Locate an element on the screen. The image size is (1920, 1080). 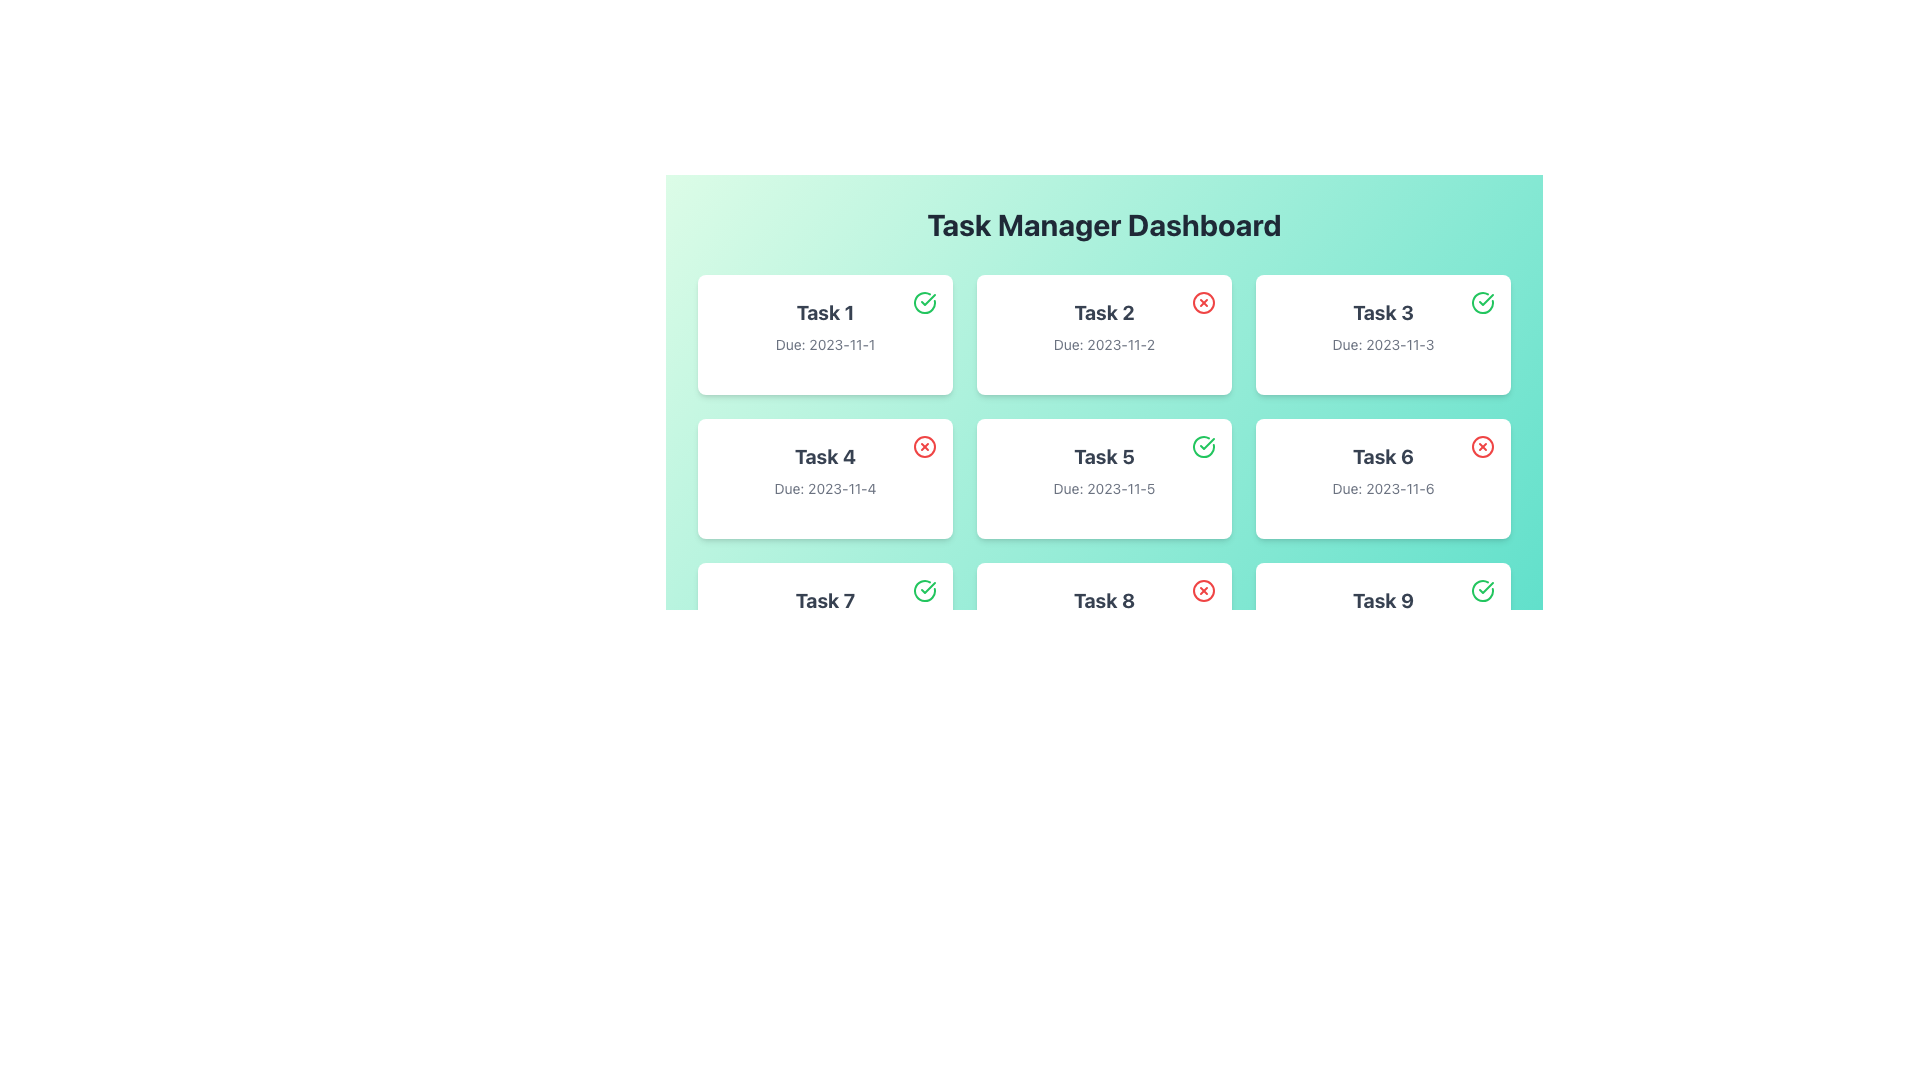
the left subpart of the 'completed' indicator icon located in the bottom-left cell of the grid layout under 'Task 7' is located at coordinates (924, 589).